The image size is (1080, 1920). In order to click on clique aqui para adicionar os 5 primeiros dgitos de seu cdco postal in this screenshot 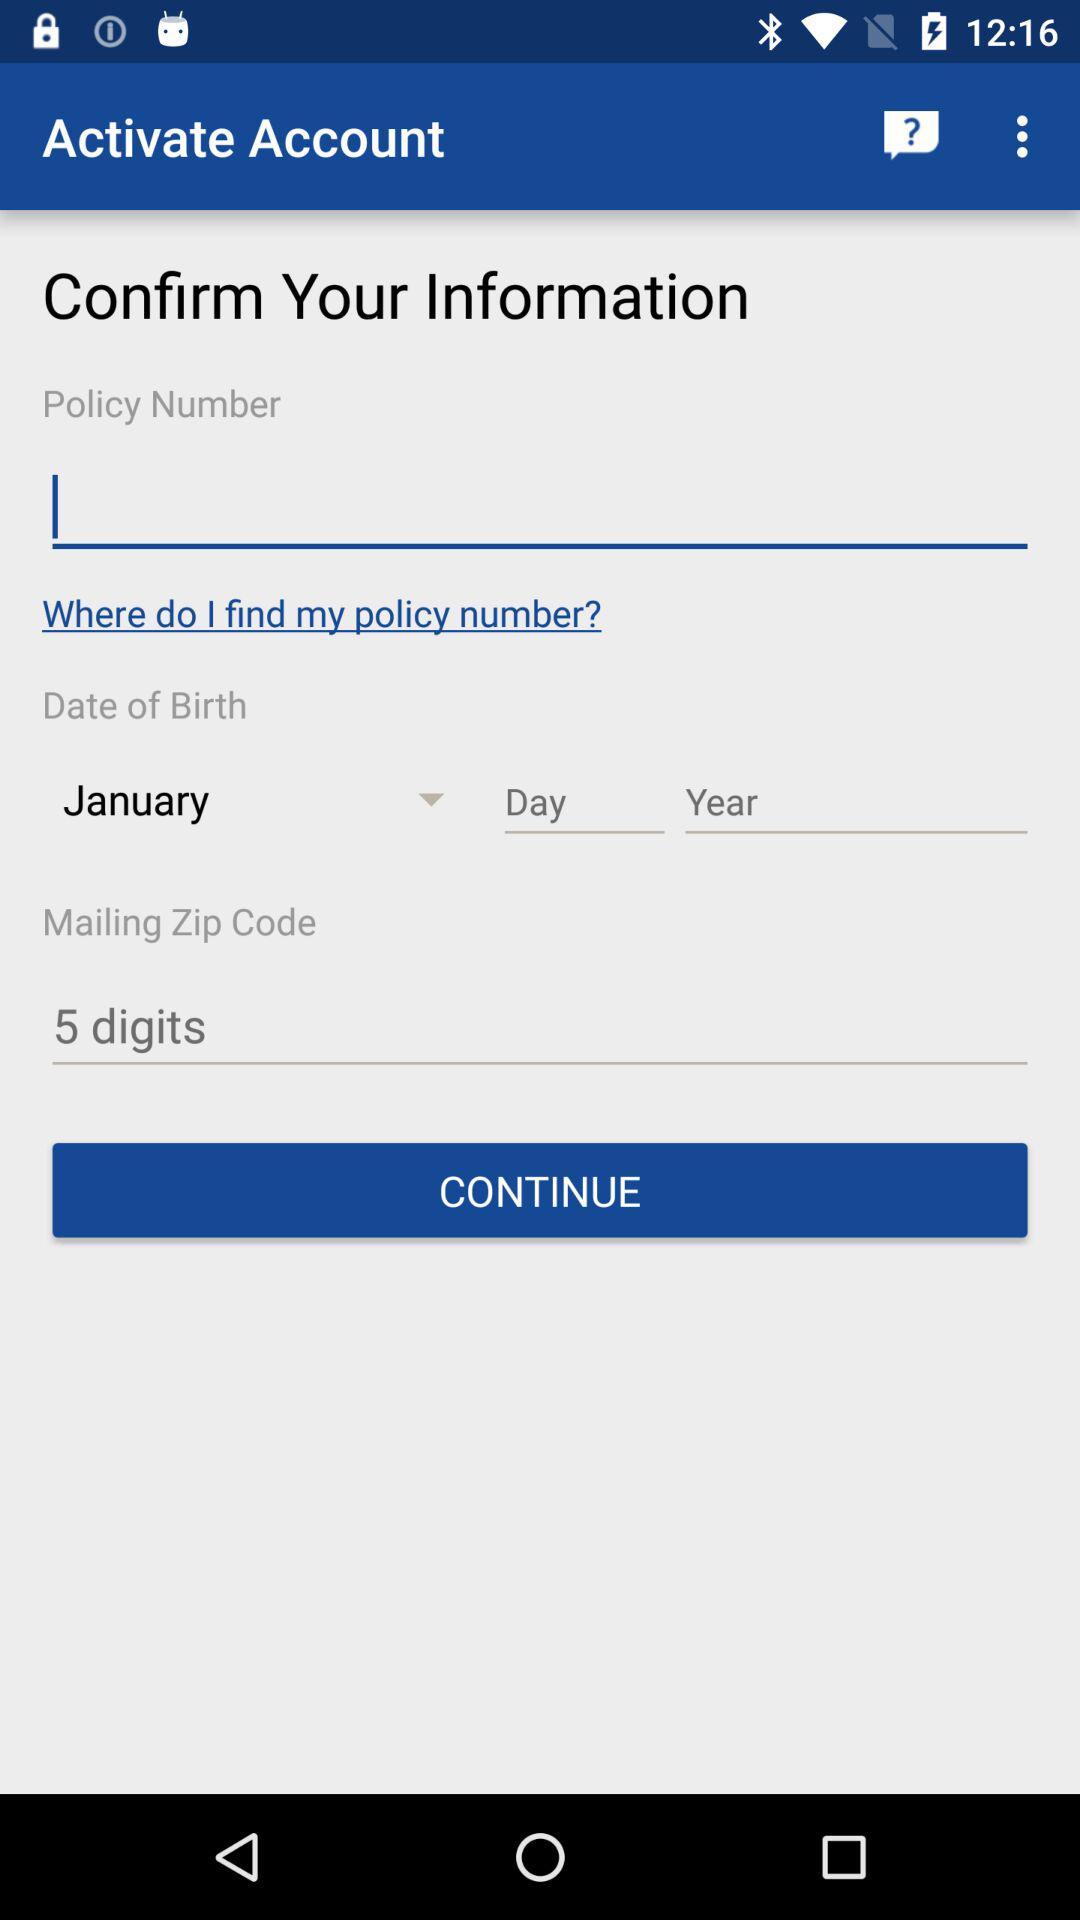, I will do `click(540, 1026)`.